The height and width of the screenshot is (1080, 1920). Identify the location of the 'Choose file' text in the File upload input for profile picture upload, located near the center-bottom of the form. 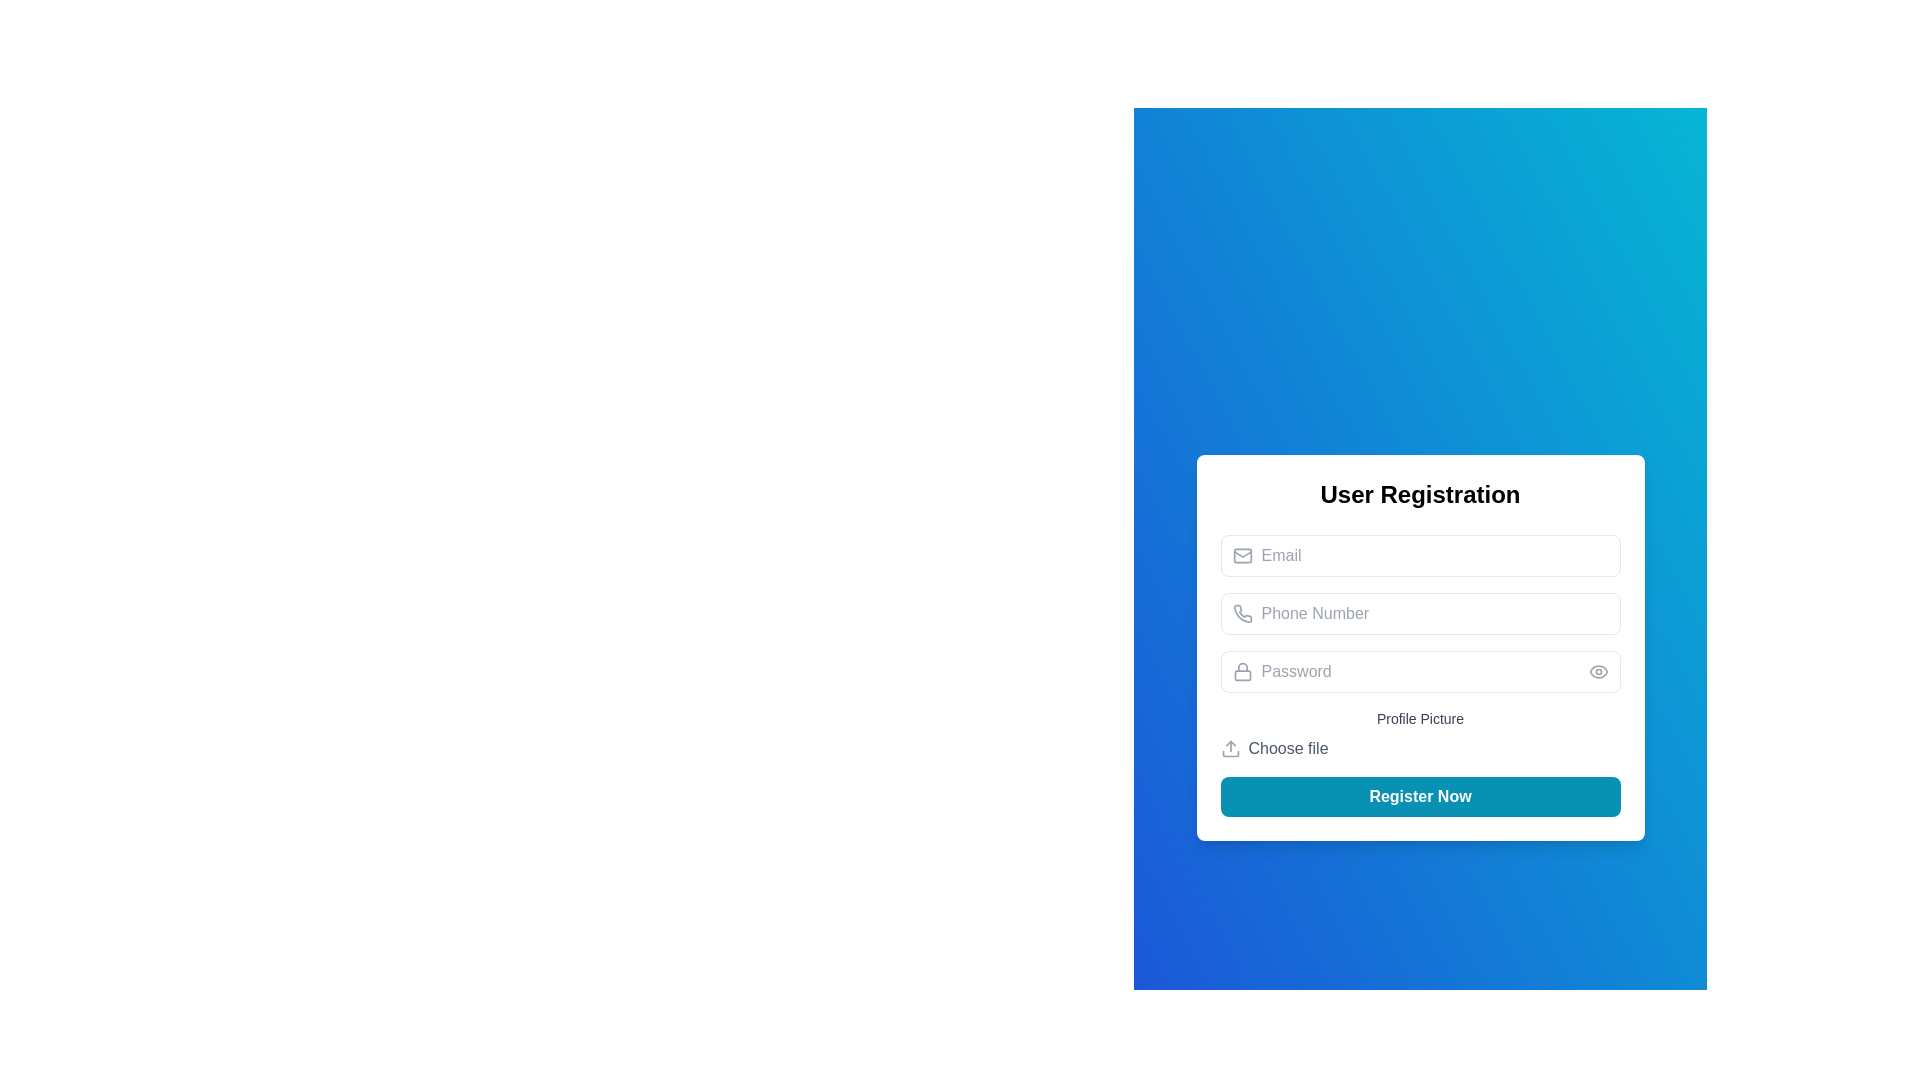
(1419, 735).